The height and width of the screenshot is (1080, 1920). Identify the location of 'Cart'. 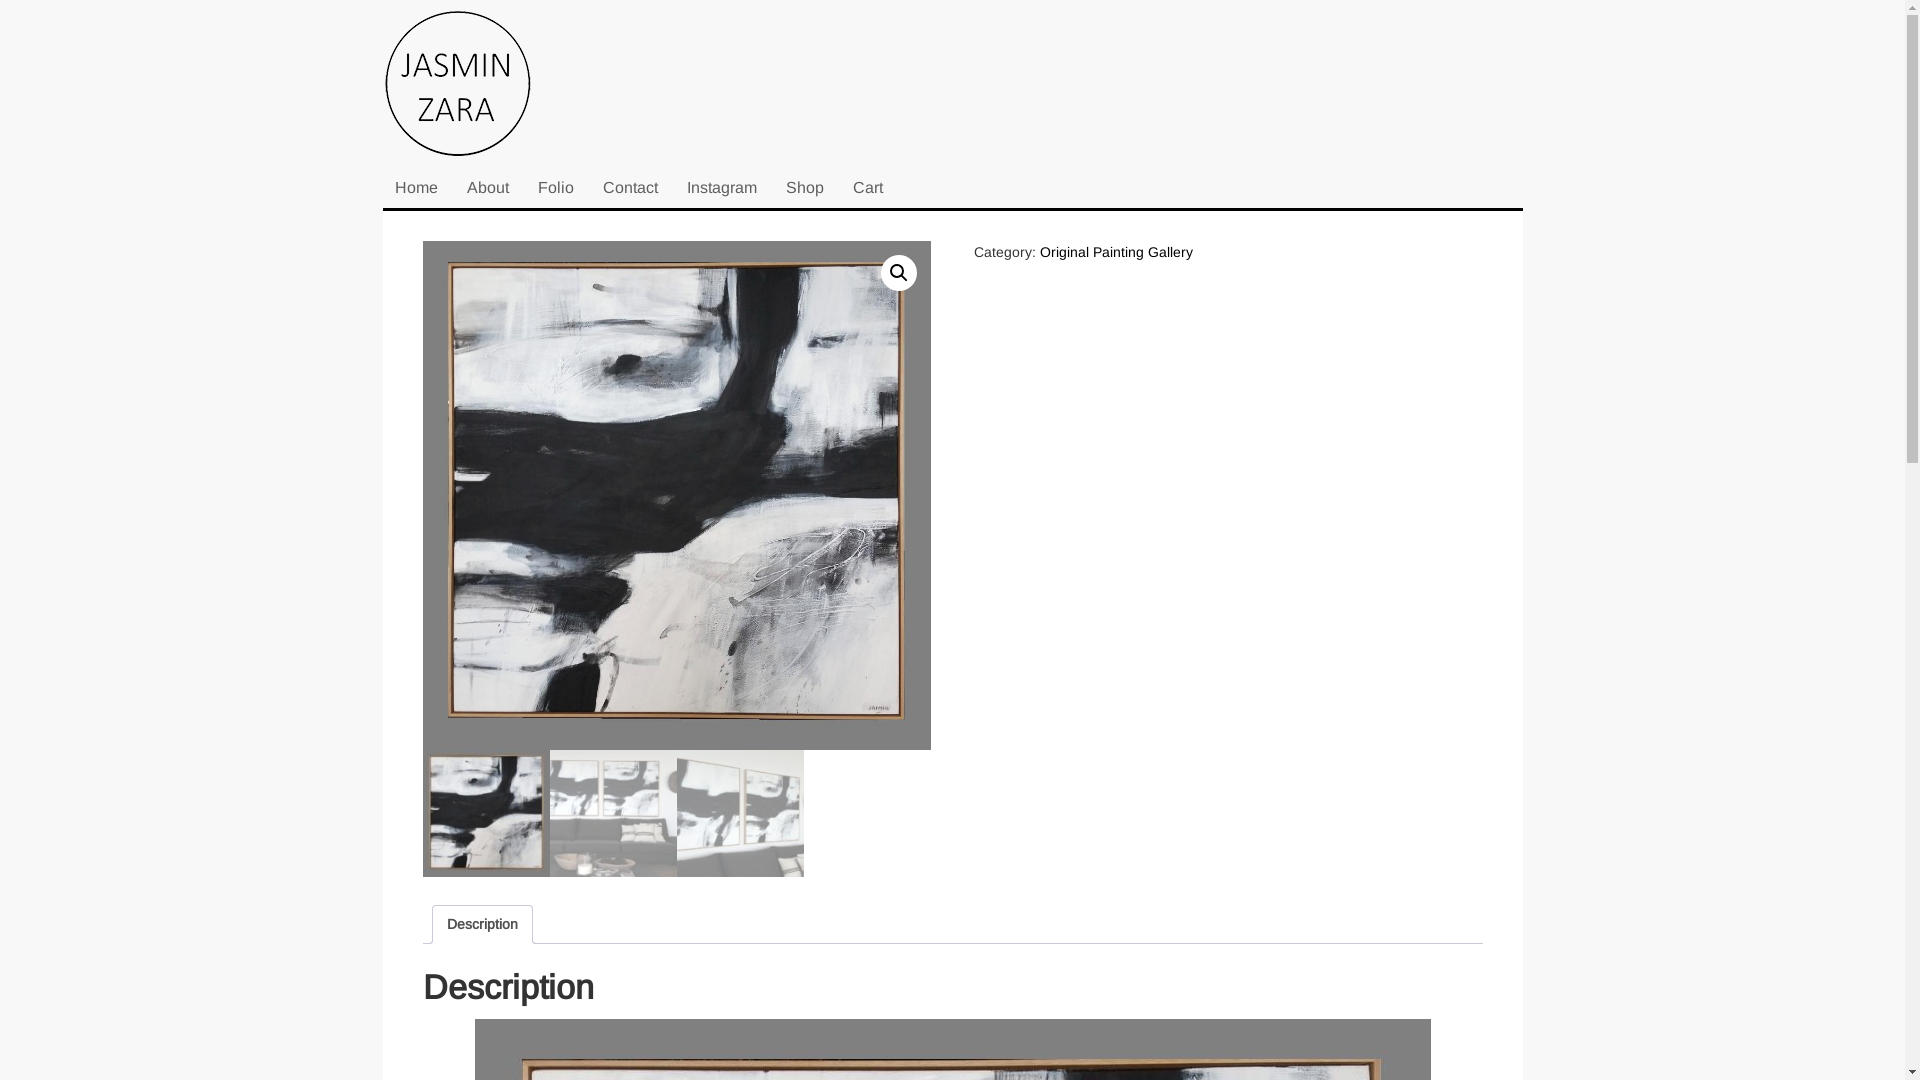
(867, 188).